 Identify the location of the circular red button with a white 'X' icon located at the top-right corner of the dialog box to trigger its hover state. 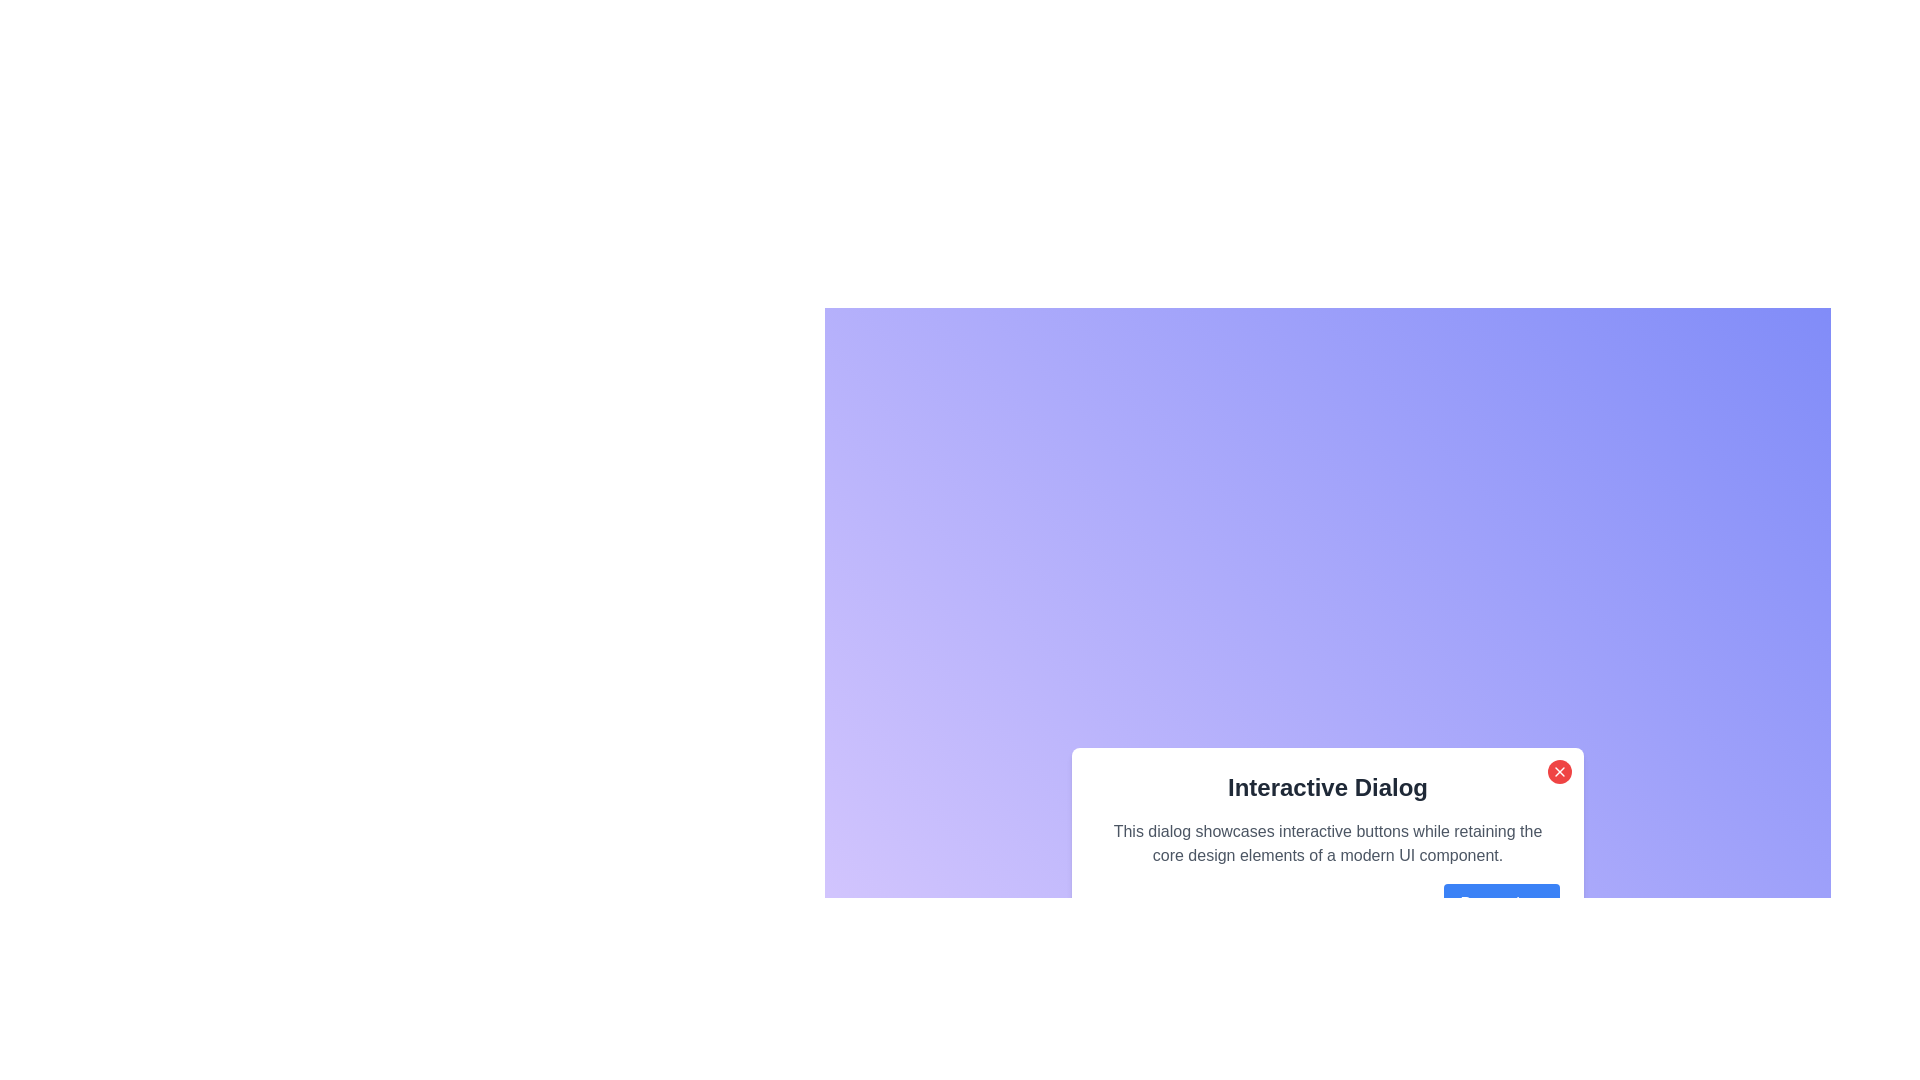
(1559, 770).